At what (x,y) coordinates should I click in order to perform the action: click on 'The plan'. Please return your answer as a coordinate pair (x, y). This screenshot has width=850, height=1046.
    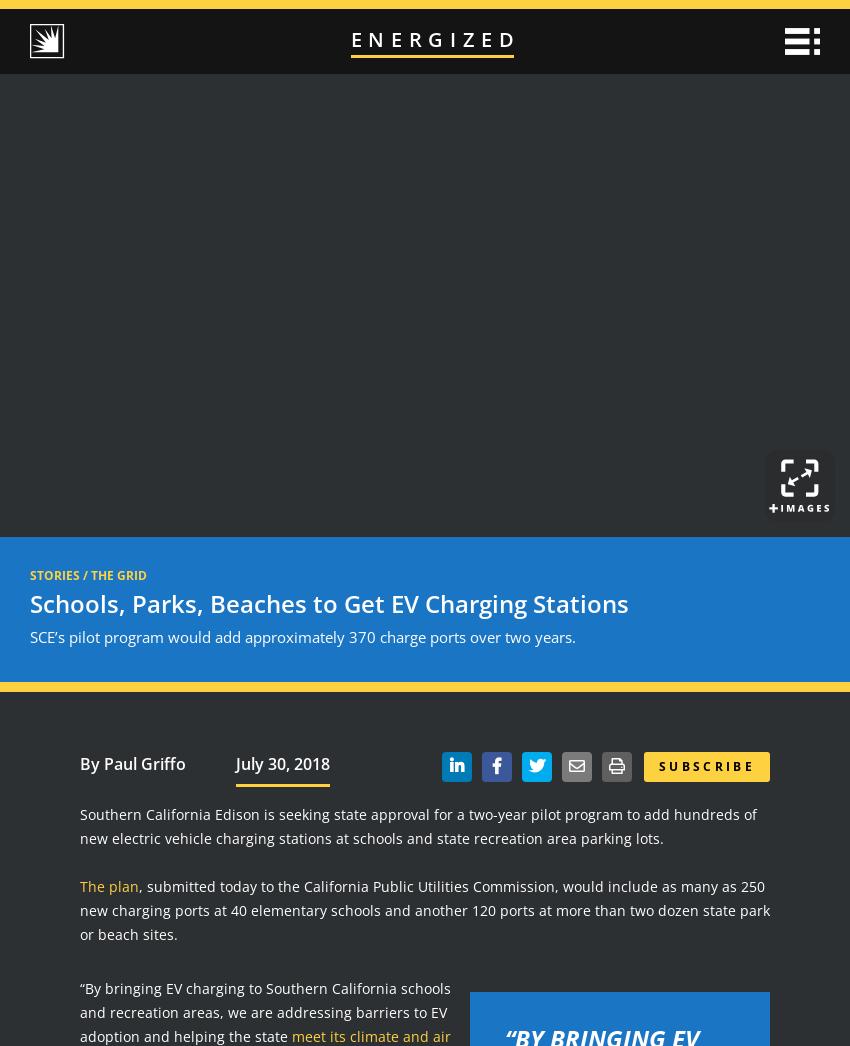
    Looking at the image, I should click on (108, 884).